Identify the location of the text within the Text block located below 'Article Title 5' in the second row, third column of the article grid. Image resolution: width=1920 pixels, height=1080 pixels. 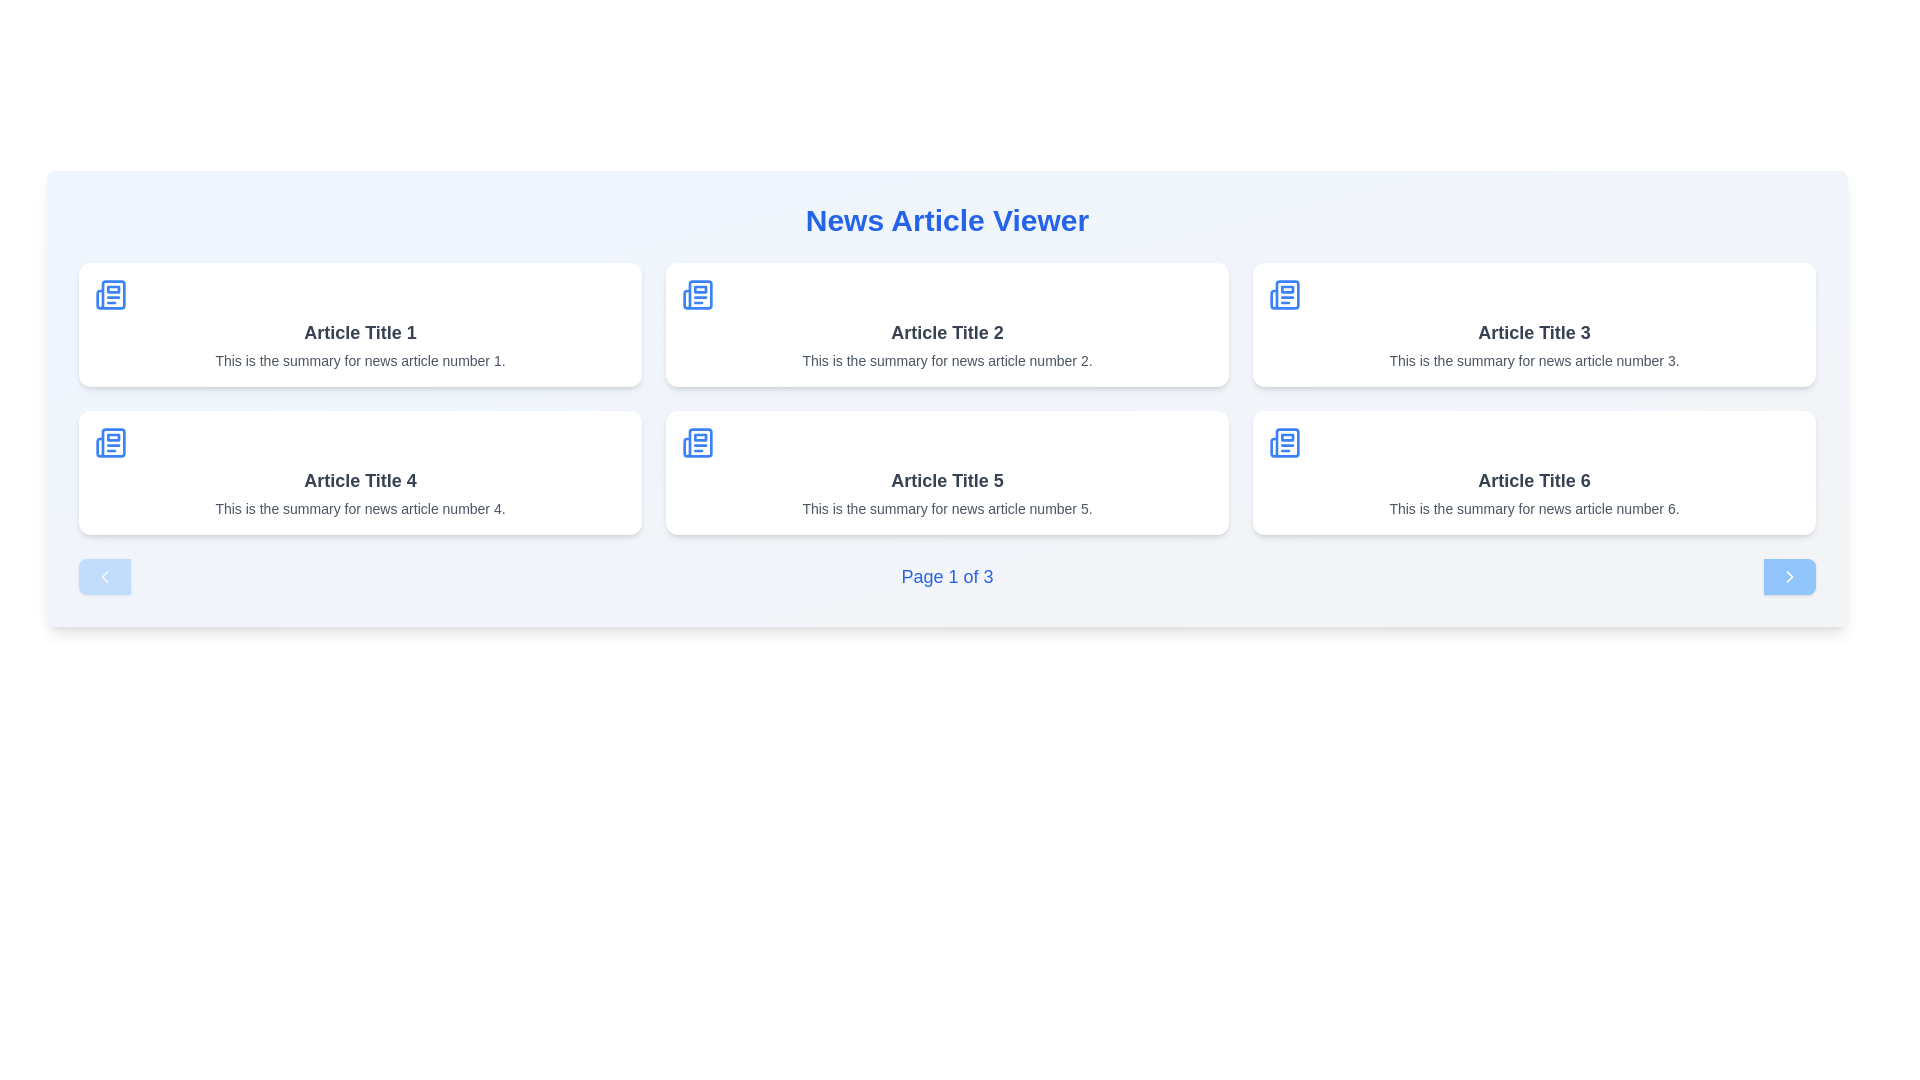
(946, 508).